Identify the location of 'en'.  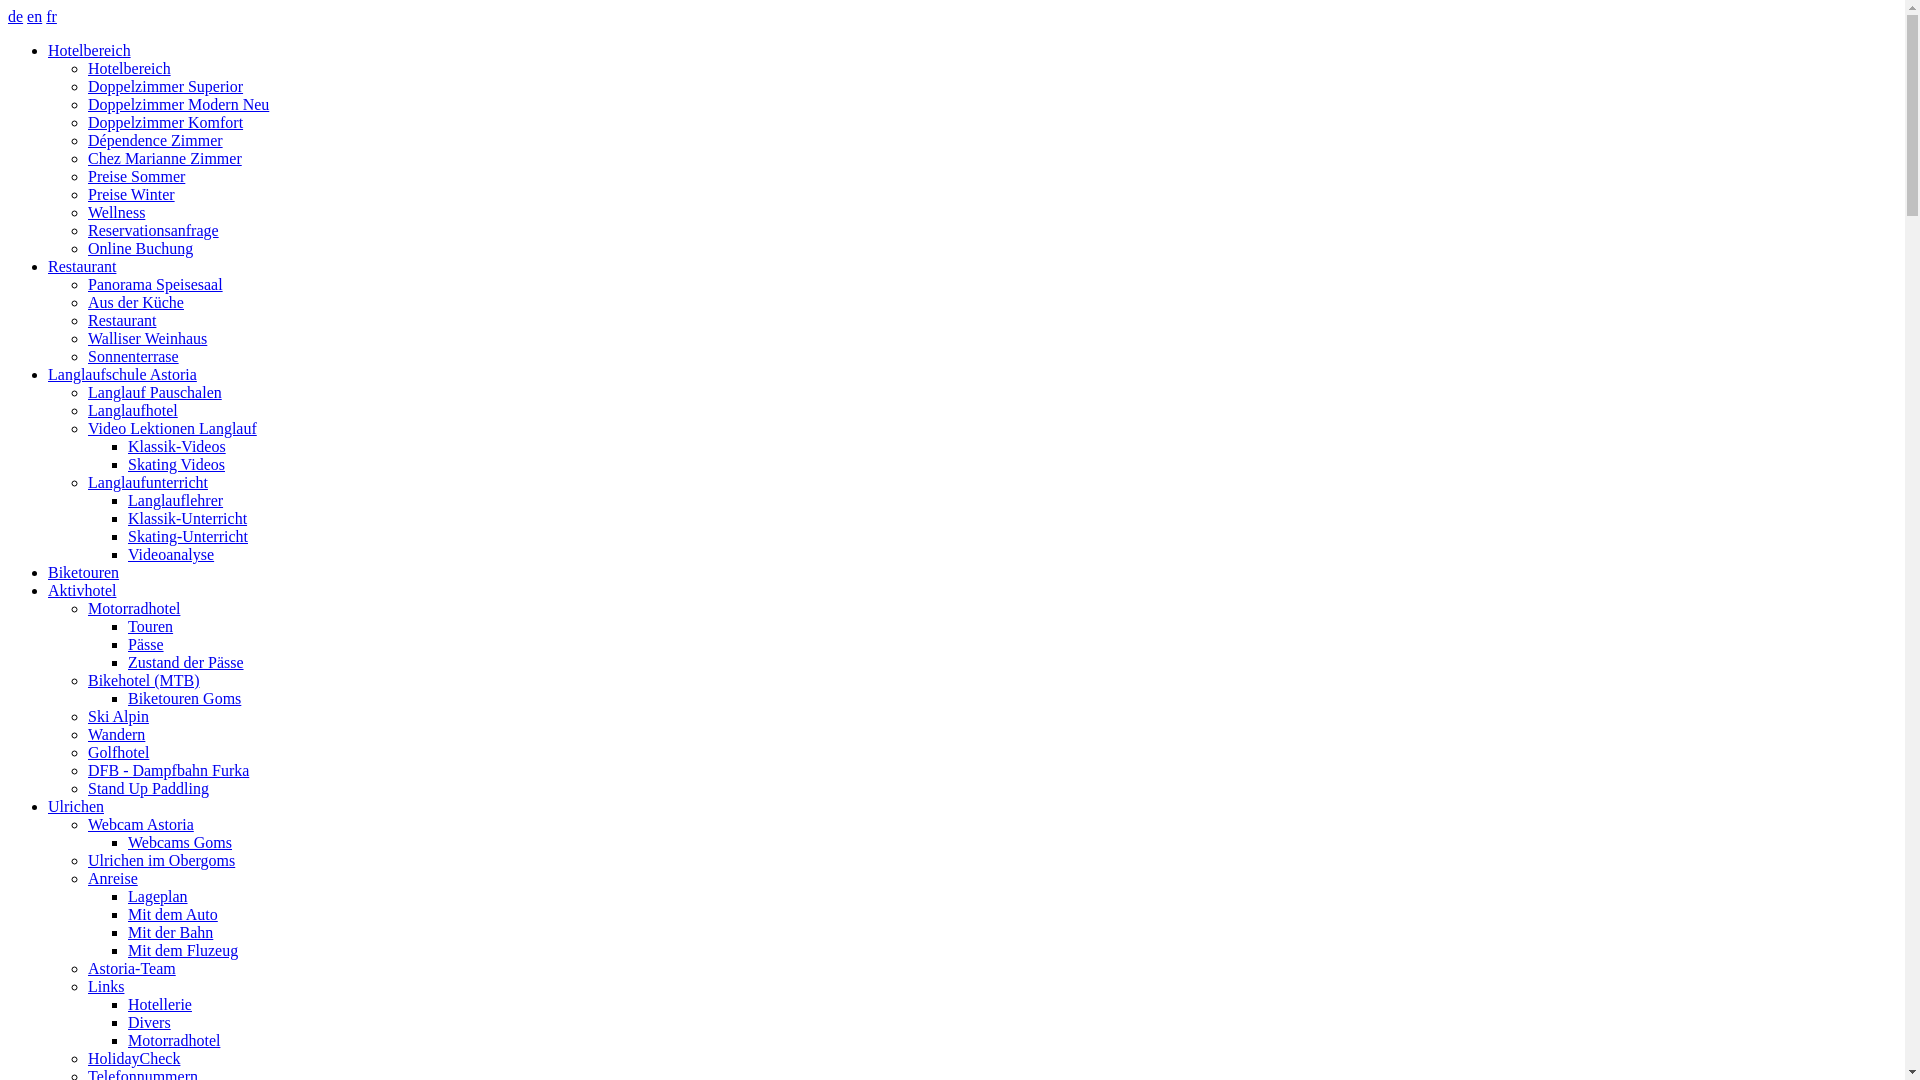
(34, 16).